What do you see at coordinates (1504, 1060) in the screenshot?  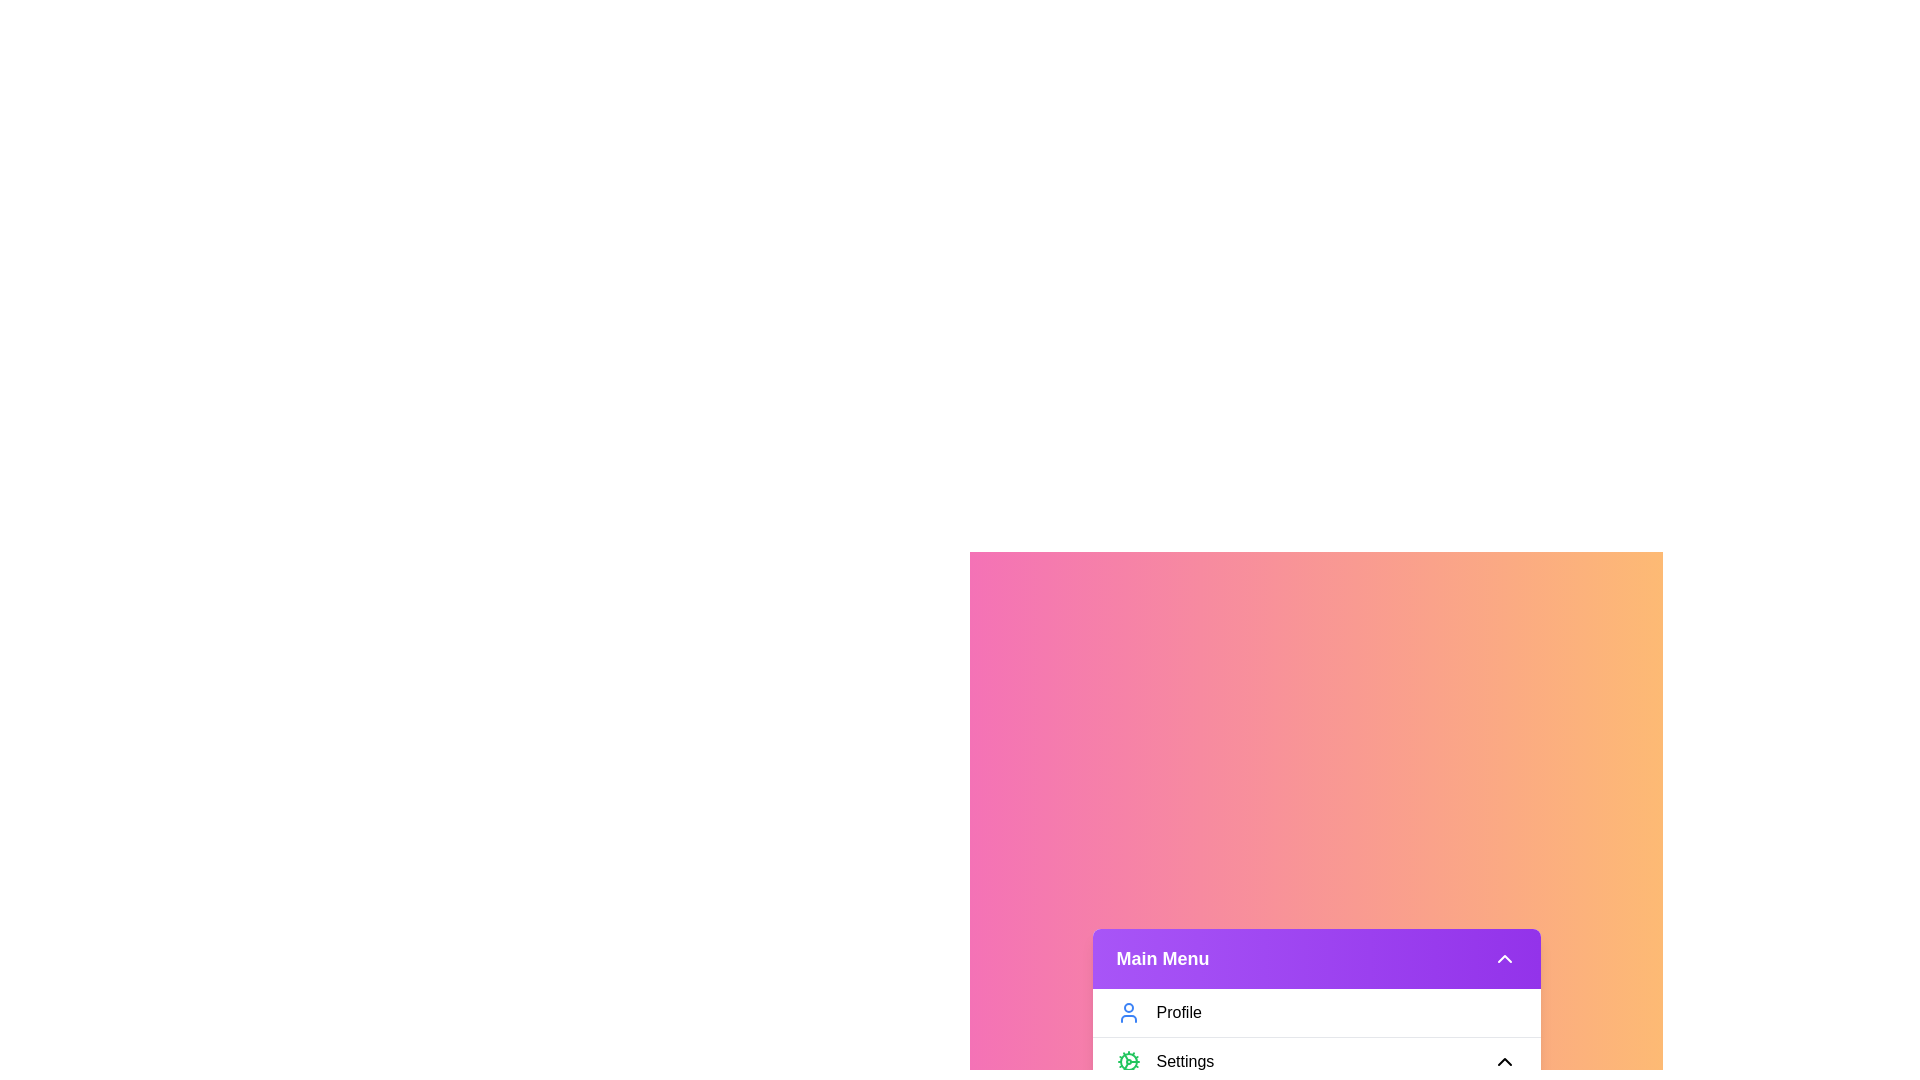 I see `the icon indicating the dropdown state of the 'Settings' menu, which is currently expanded` at bounding box center [1504, 1060].